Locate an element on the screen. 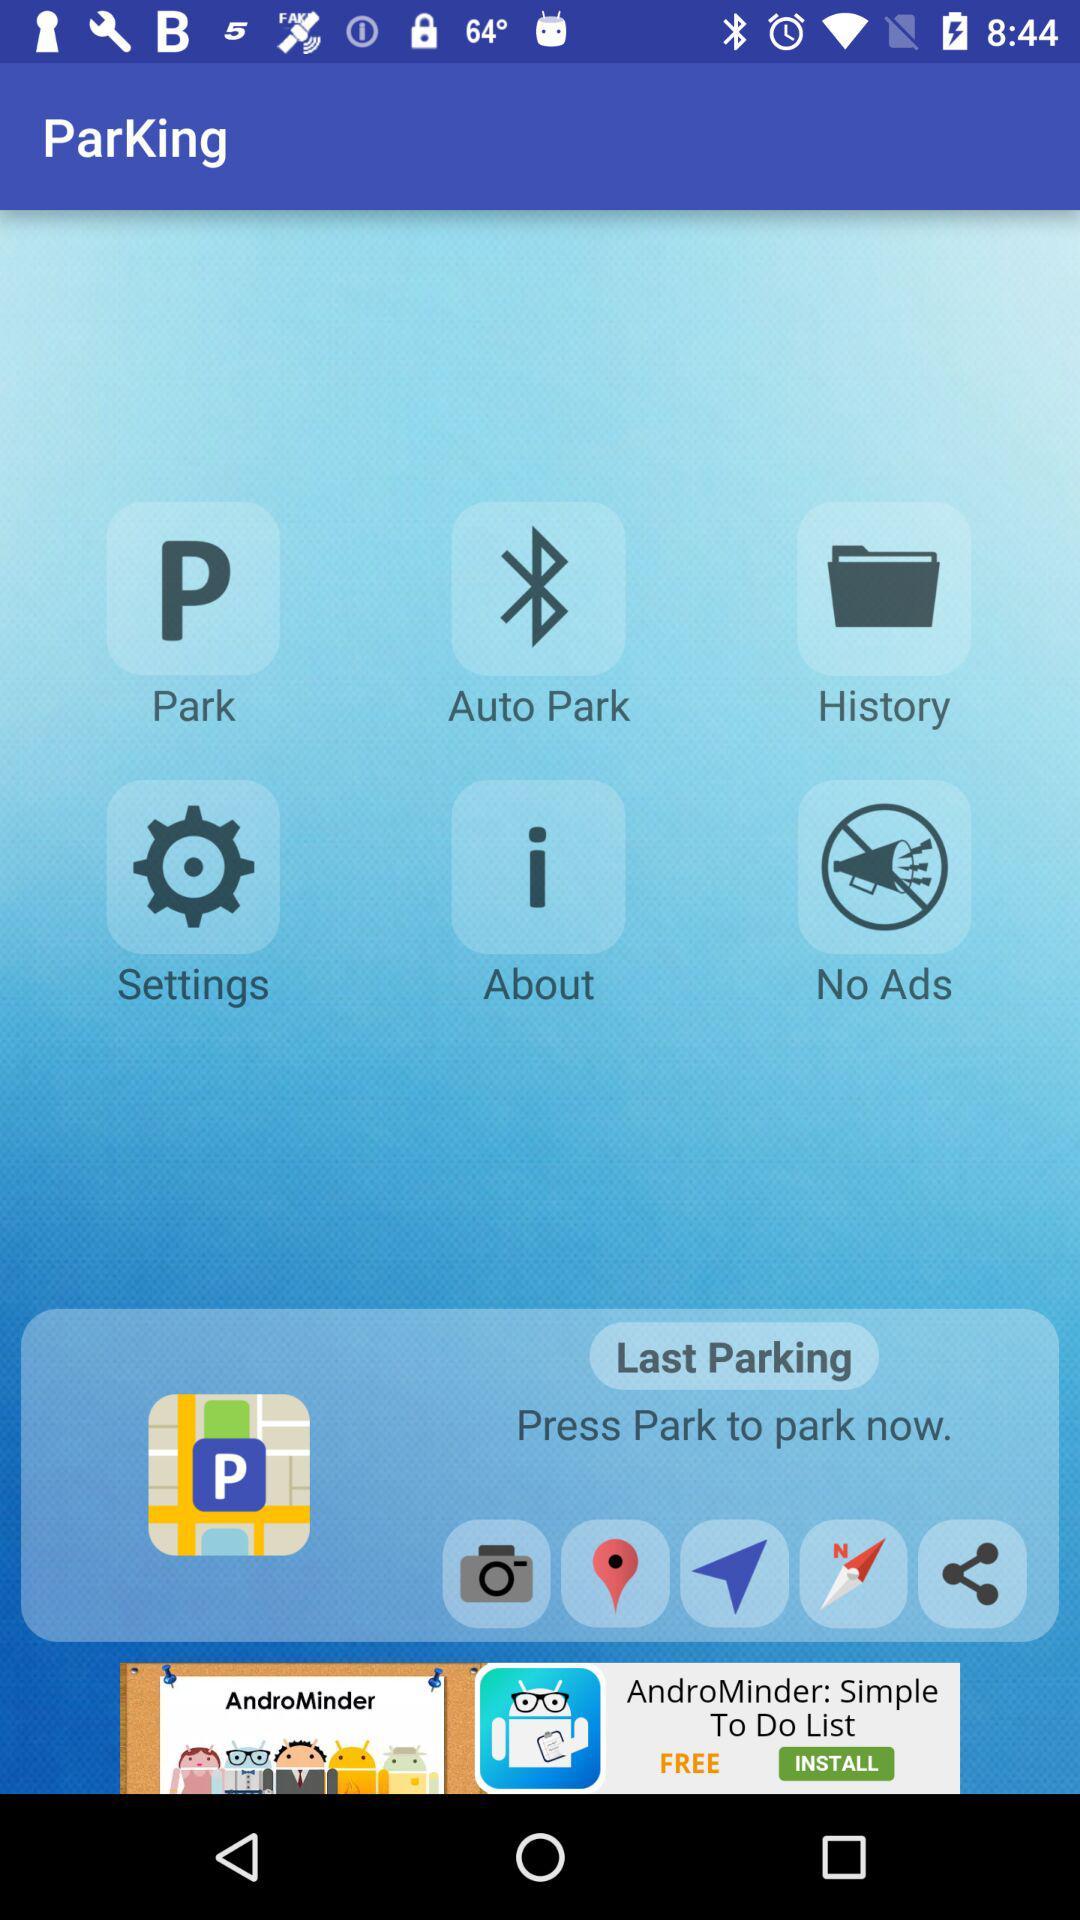 This screenshot has height=1920, width=1080. about is located at coordinates (537, 867).